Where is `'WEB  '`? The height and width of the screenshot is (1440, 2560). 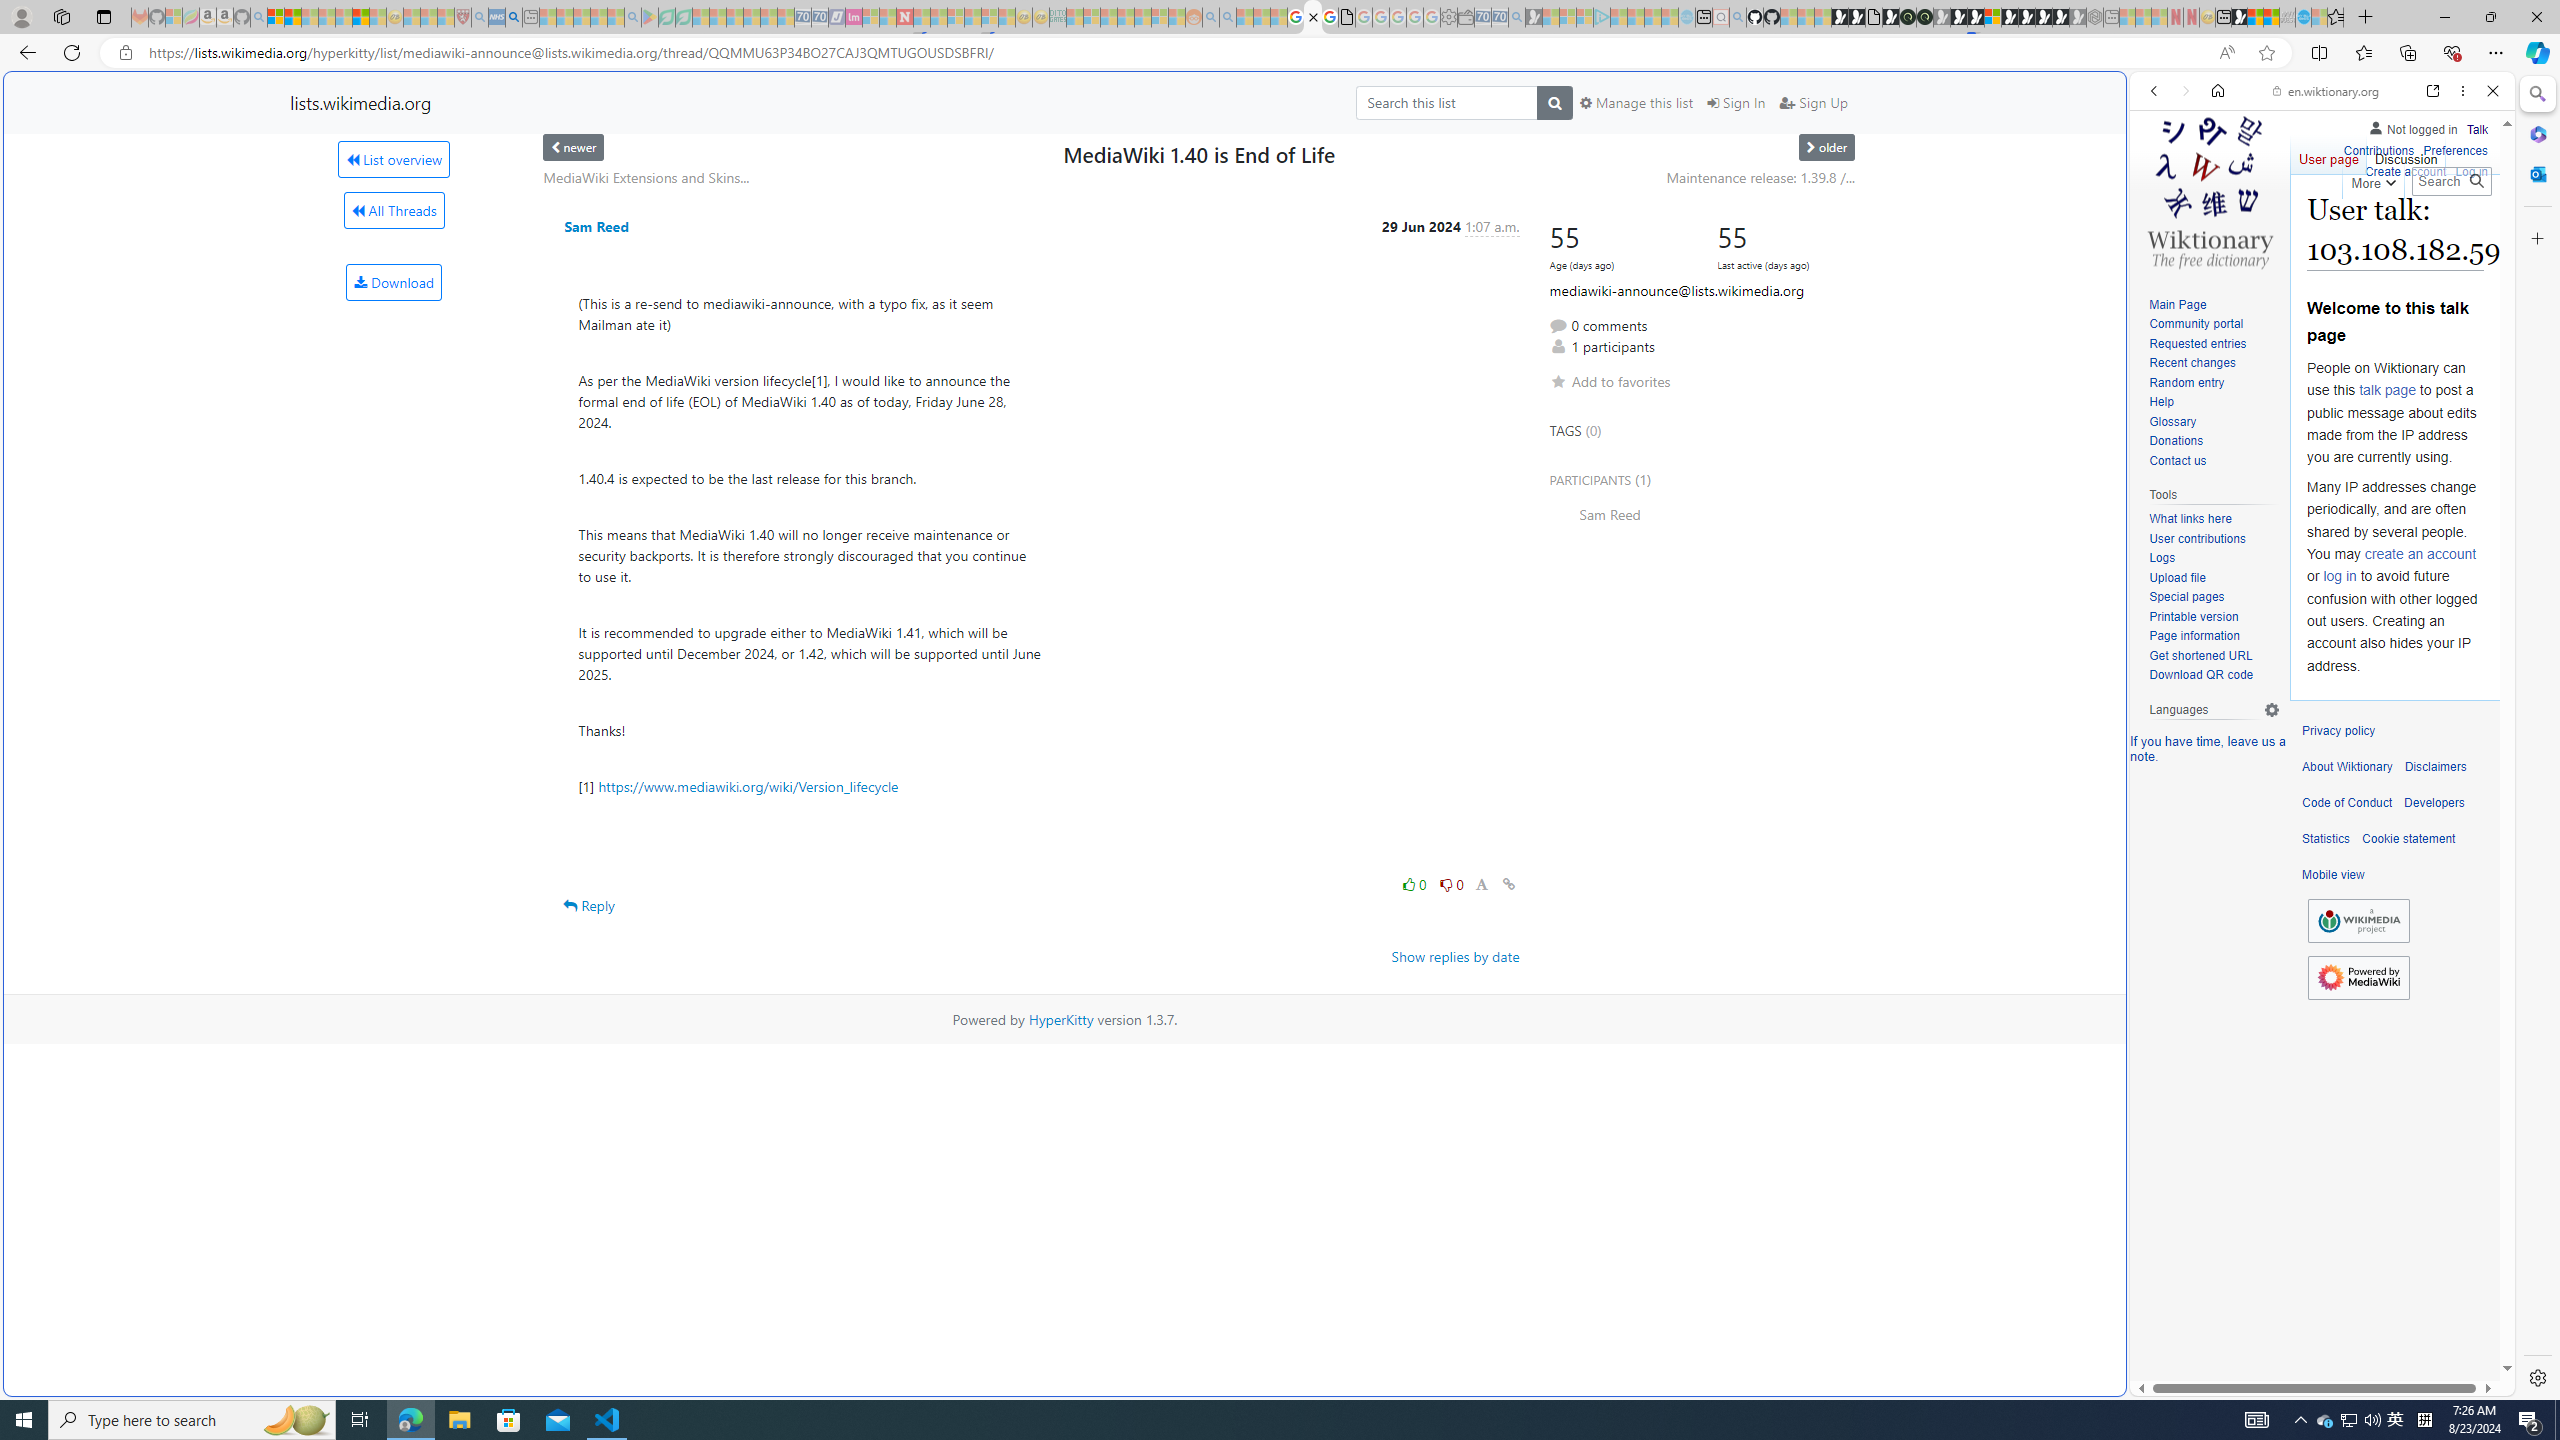
'WEB  ' is located at coordinates (2162, 229).